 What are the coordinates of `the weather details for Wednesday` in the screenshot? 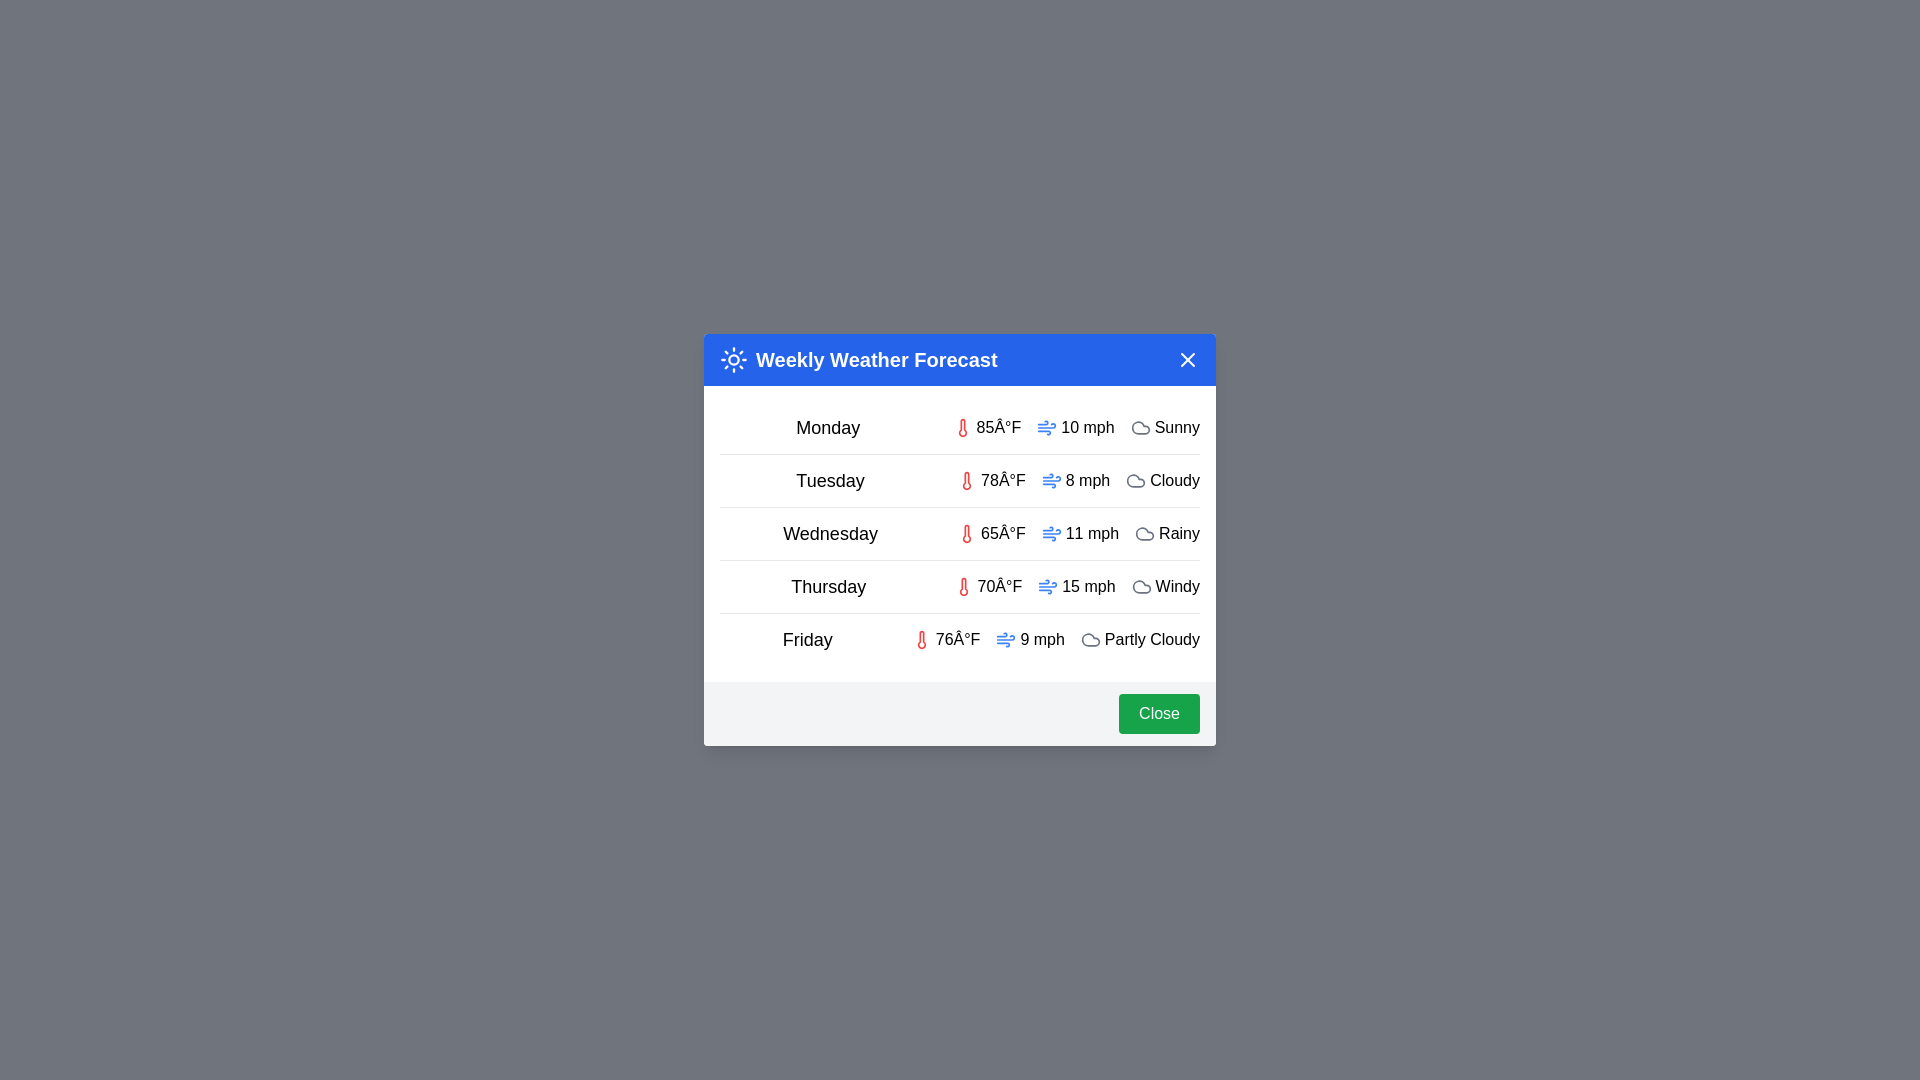 It's located at (960, 532).